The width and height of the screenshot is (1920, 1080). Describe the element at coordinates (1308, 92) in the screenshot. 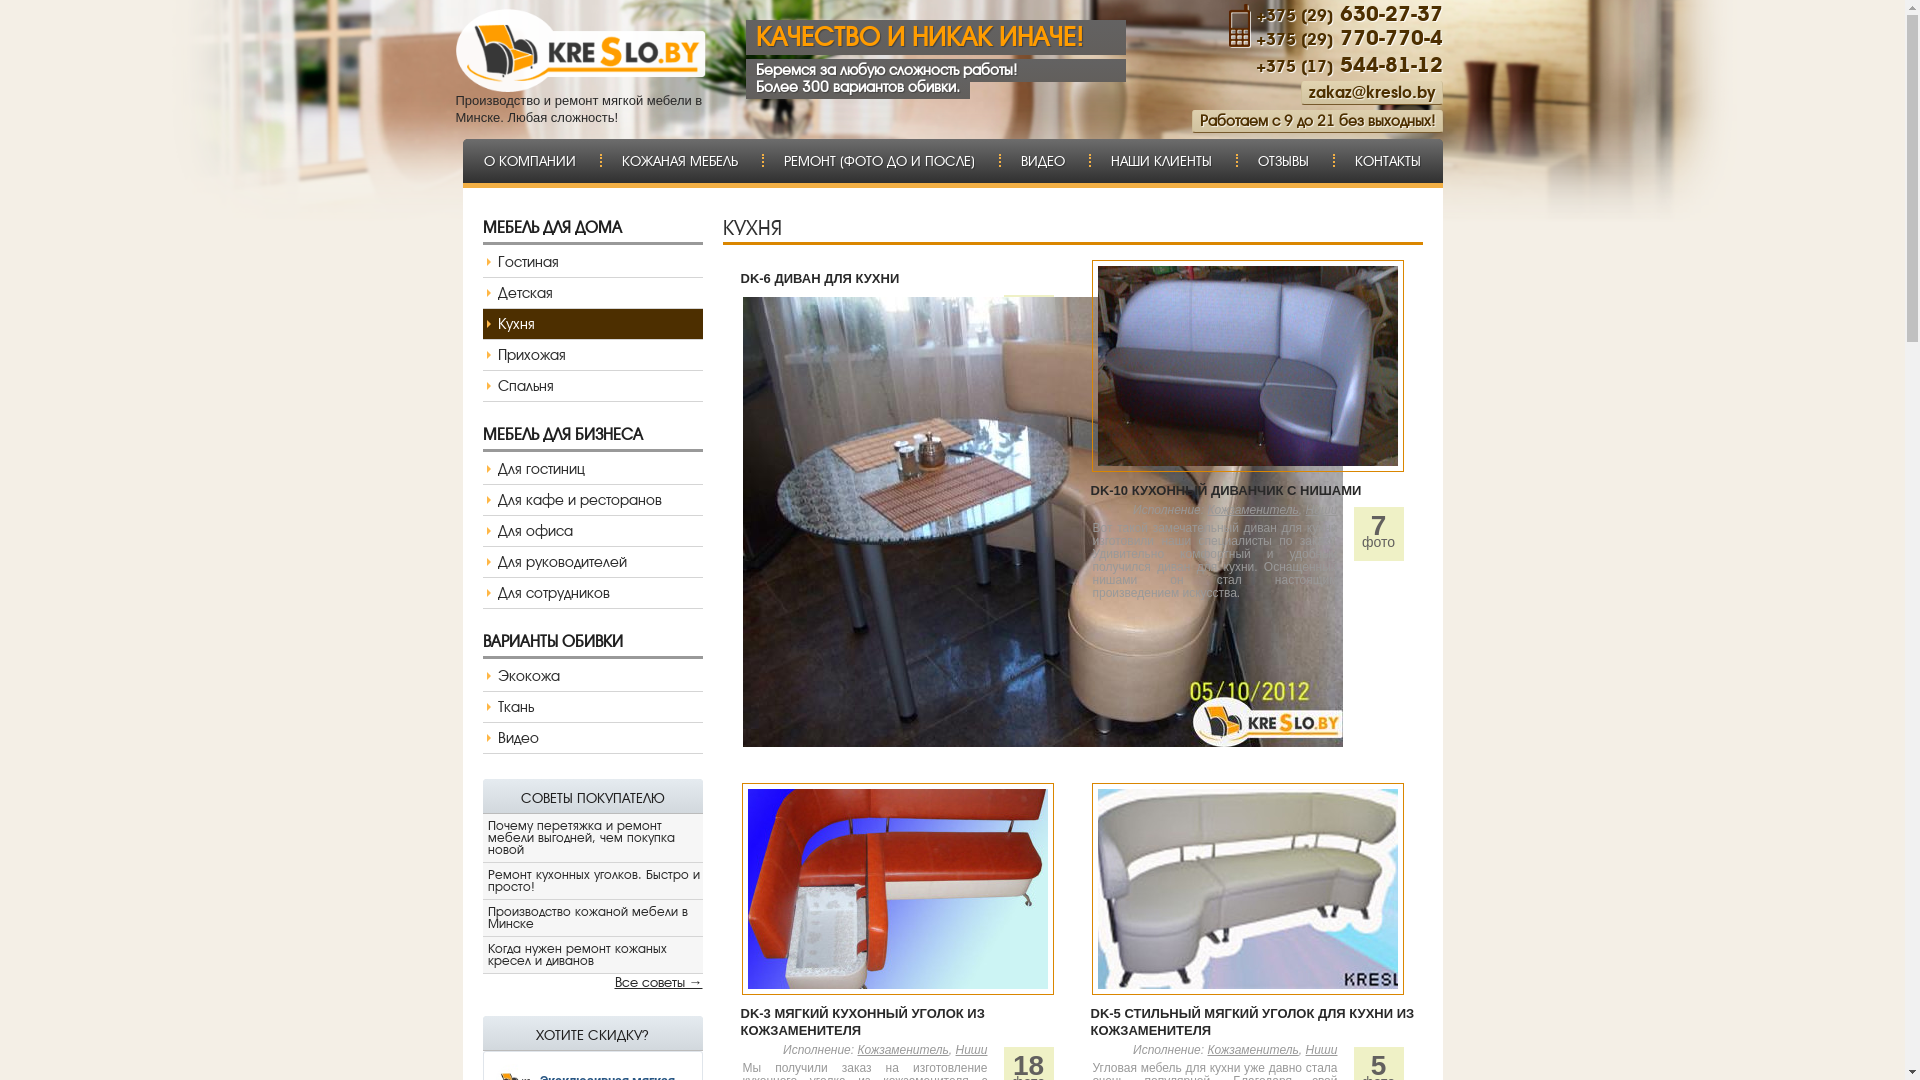

I see `'zakaz@kreslo.by'` at that location.